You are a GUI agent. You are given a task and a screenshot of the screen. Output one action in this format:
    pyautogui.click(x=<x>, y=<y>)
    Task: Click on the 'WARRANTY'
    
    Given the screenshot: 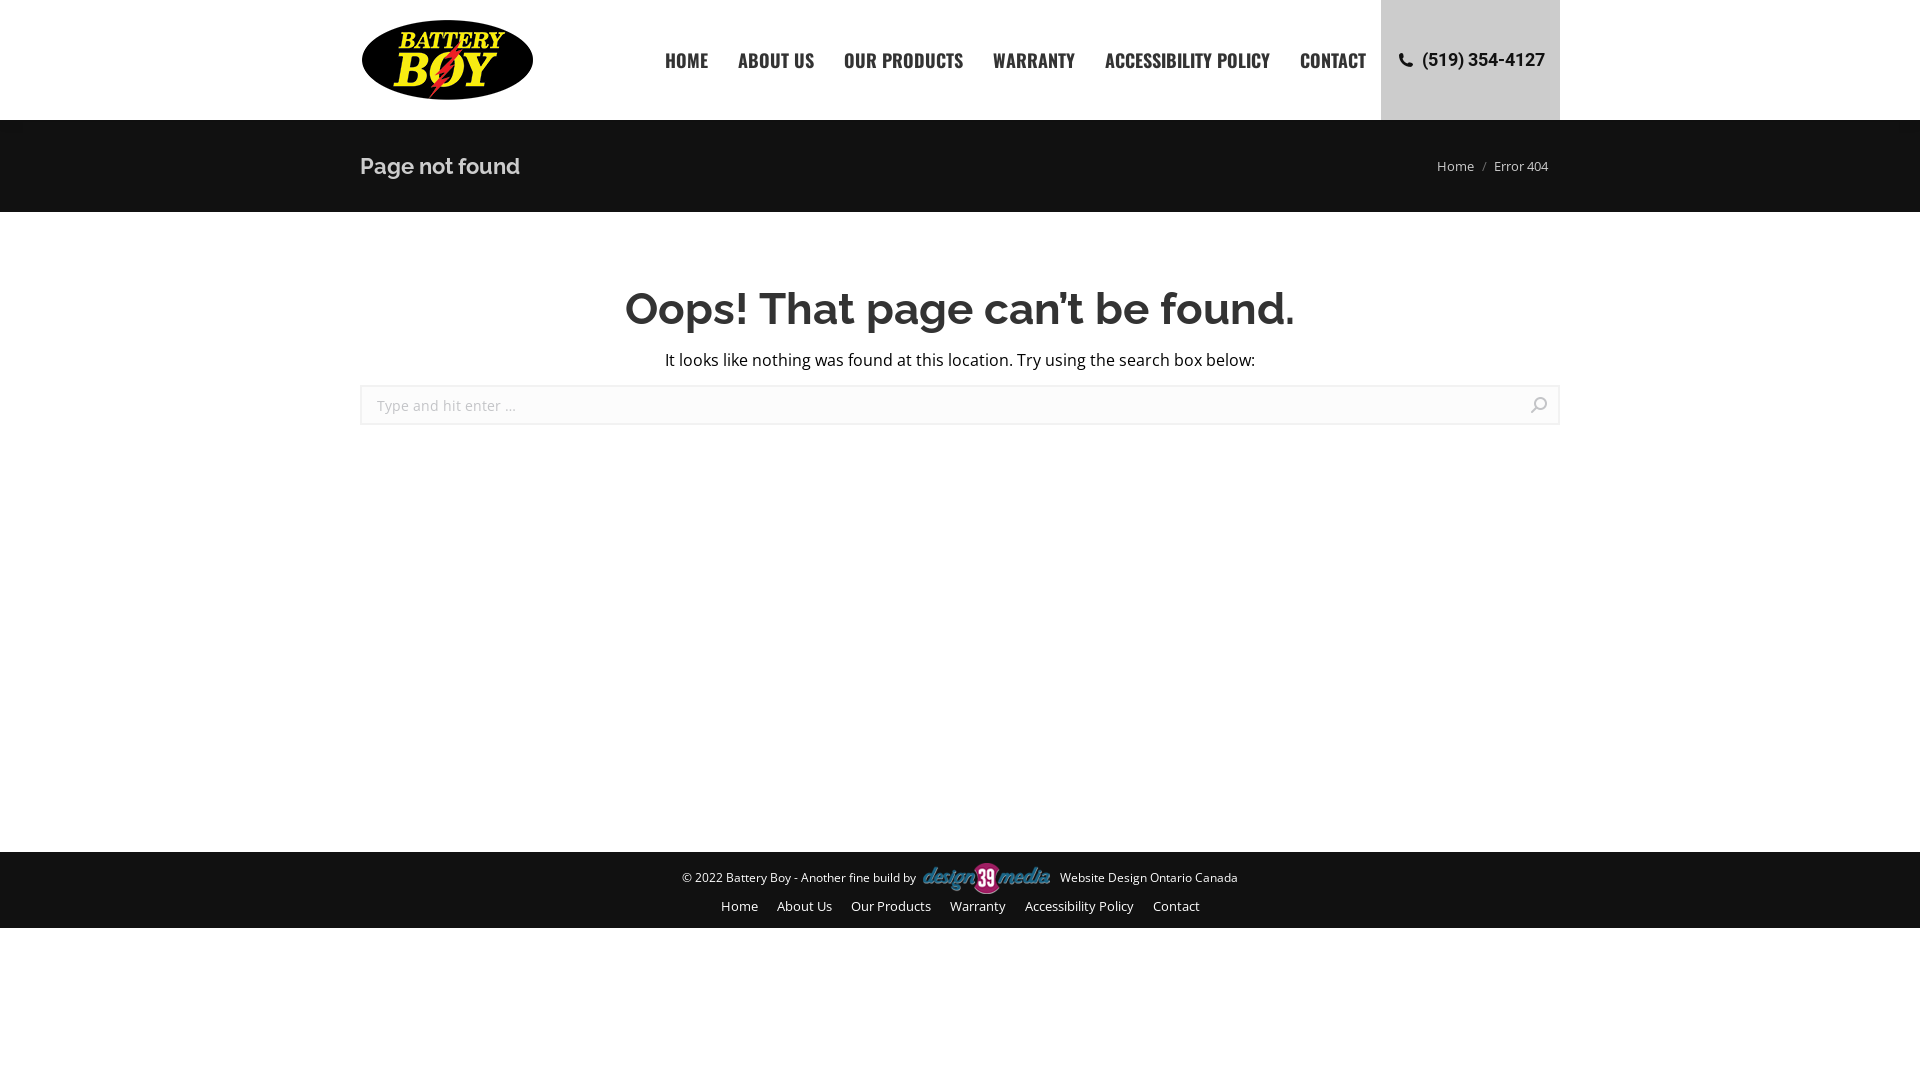 What is the action you would take?
    pyautogui.click(x=1033, y=59)
    